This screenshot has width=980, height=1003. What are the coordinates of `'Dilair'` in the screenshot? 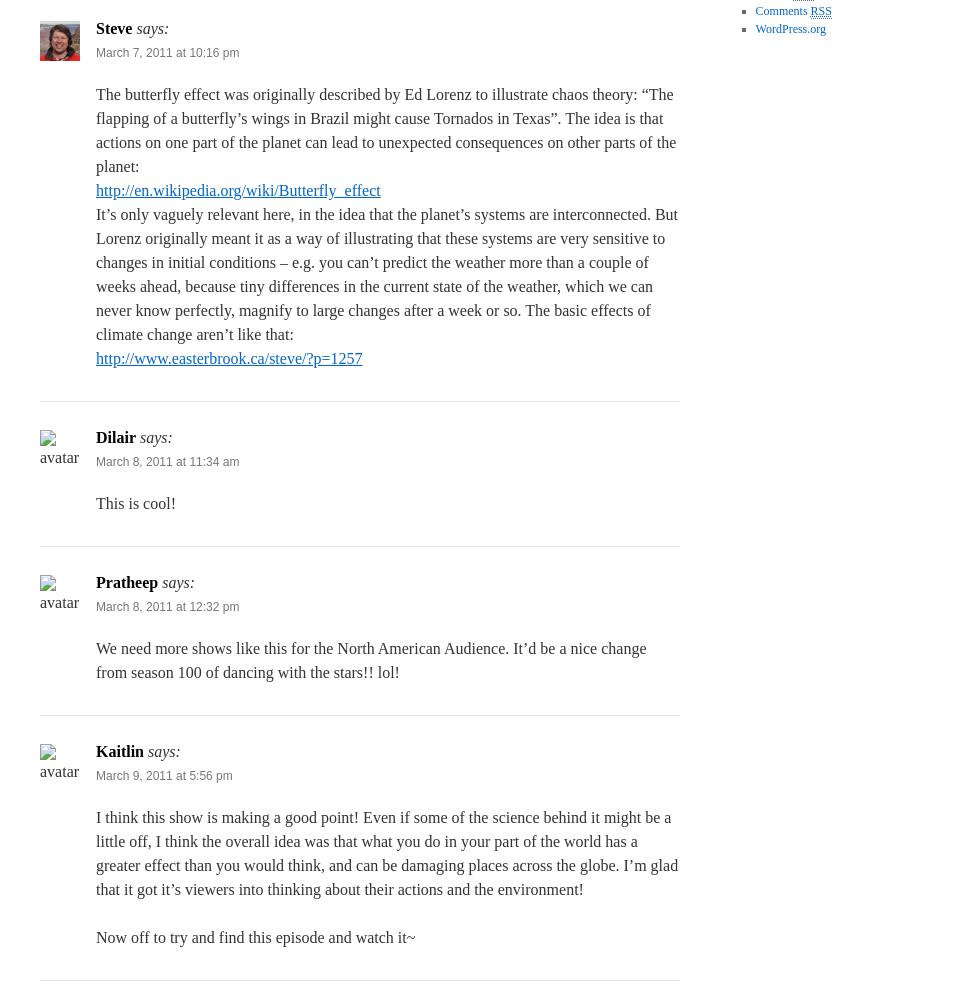 It's located at (116, 437).